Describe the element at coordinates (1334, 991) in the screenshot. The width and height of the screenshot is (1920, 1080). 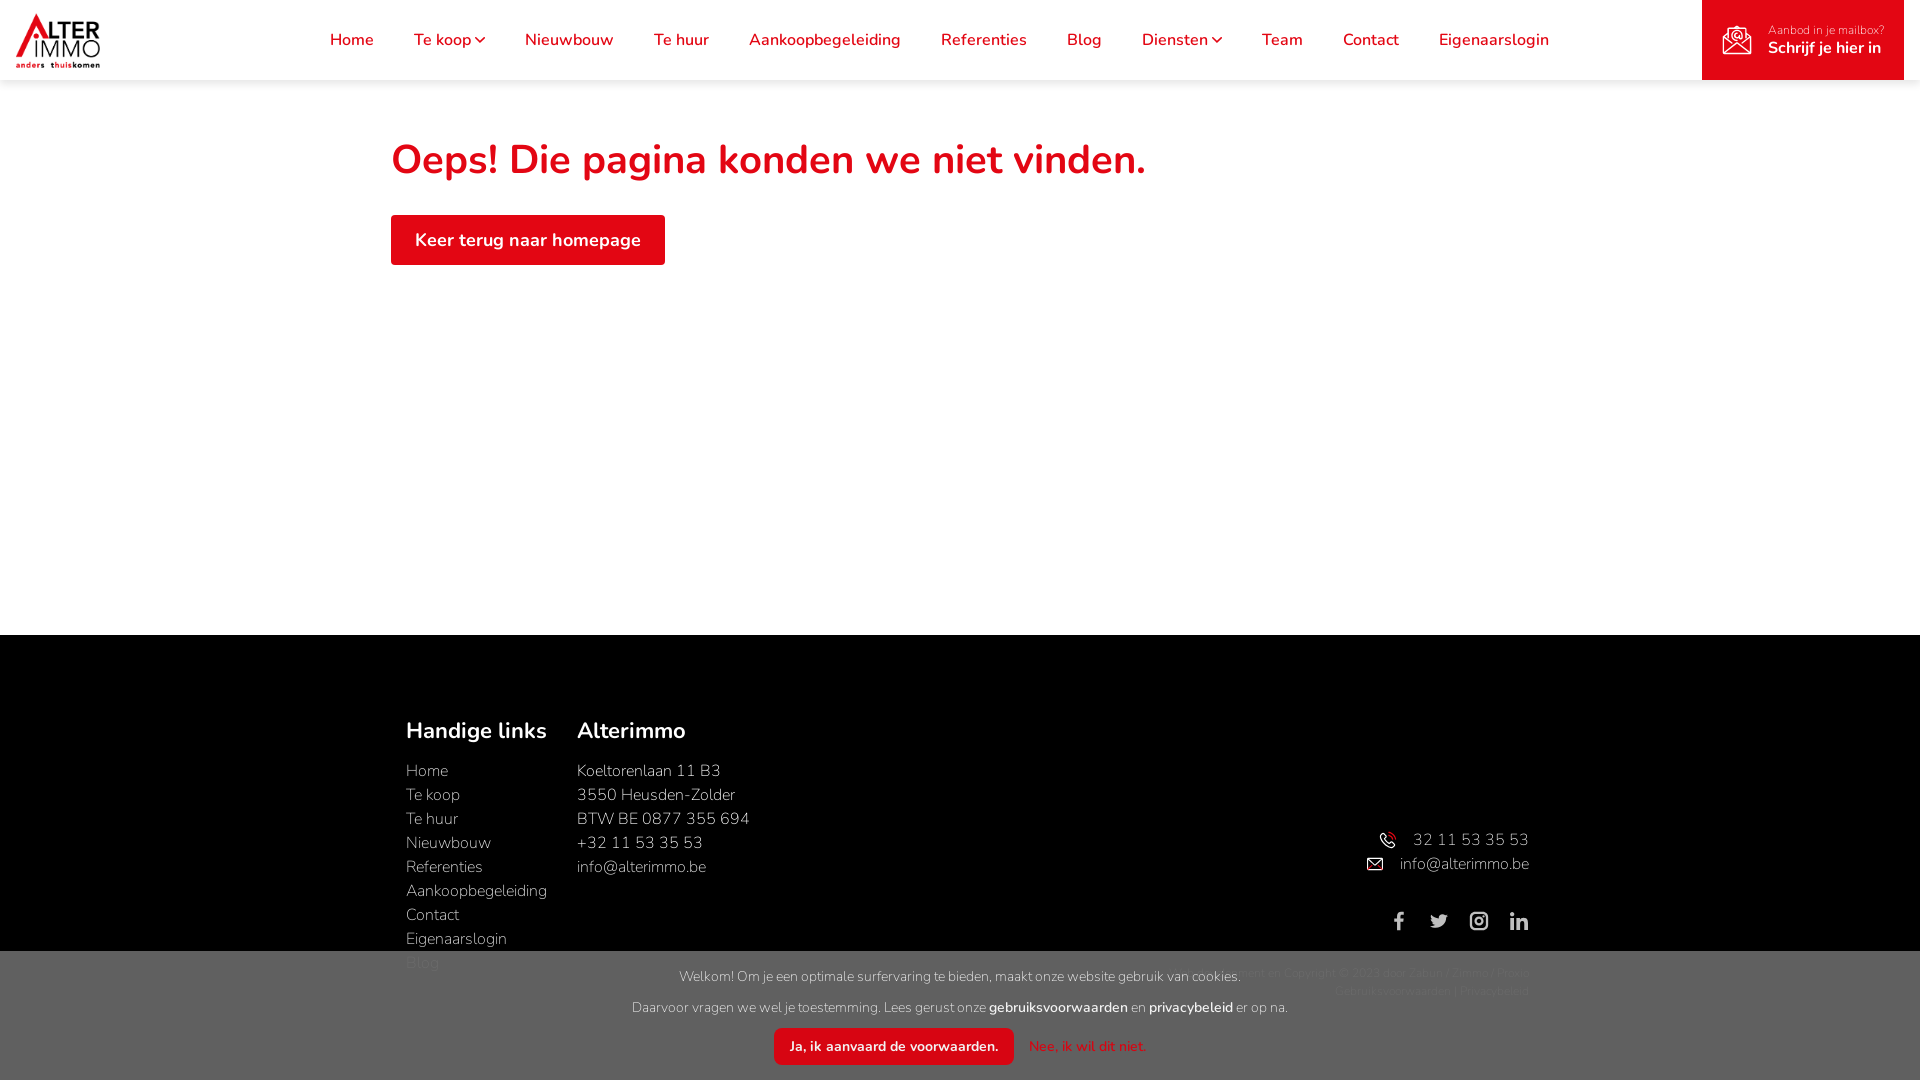
I see `'Gebruiksvoorwaarden'` at that location.